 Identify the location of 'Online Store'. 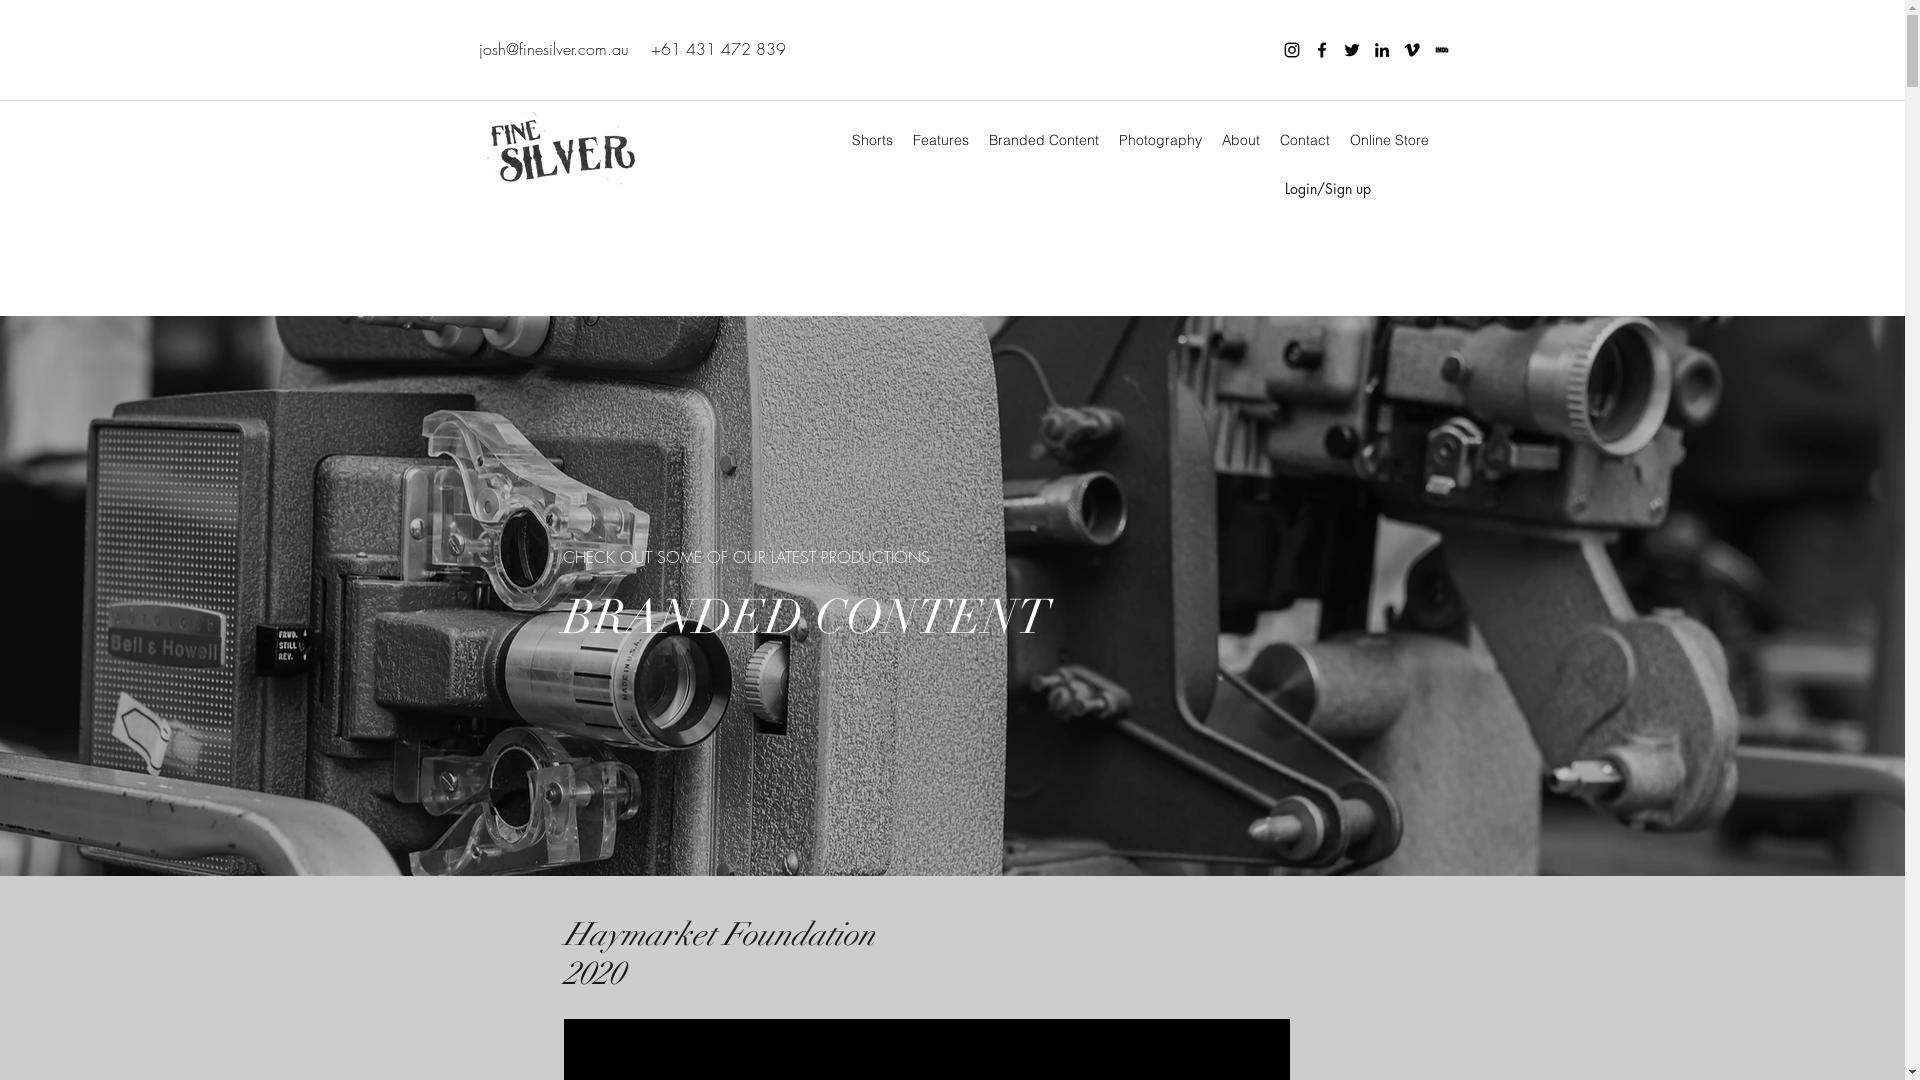
(1388, 138).